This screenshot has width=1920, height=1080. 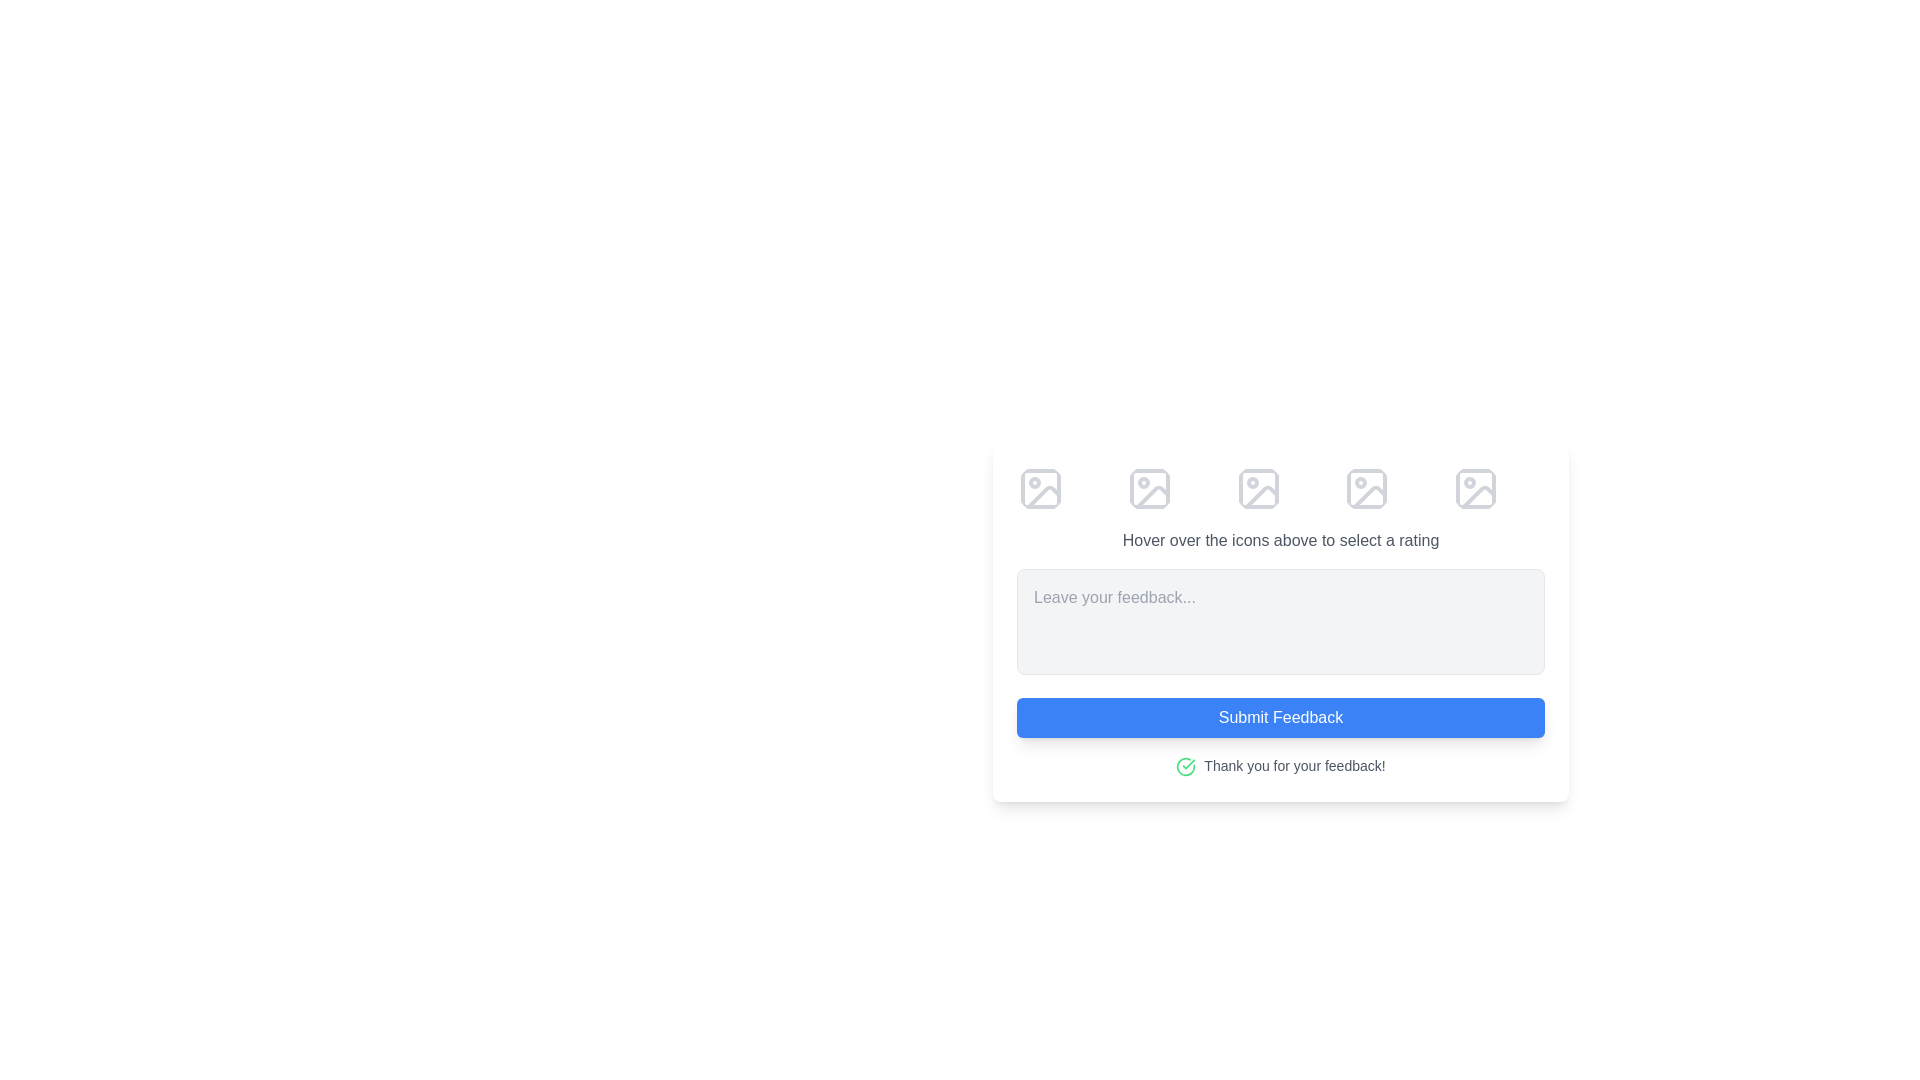 What do you see at coordinates (1149, 489) in the screenshot?
I see `the small rectangle with rounded corners that is part of a photo frame icon, located in the second clickable icon from the left above the text input box` at bounding box center [1149, 489].